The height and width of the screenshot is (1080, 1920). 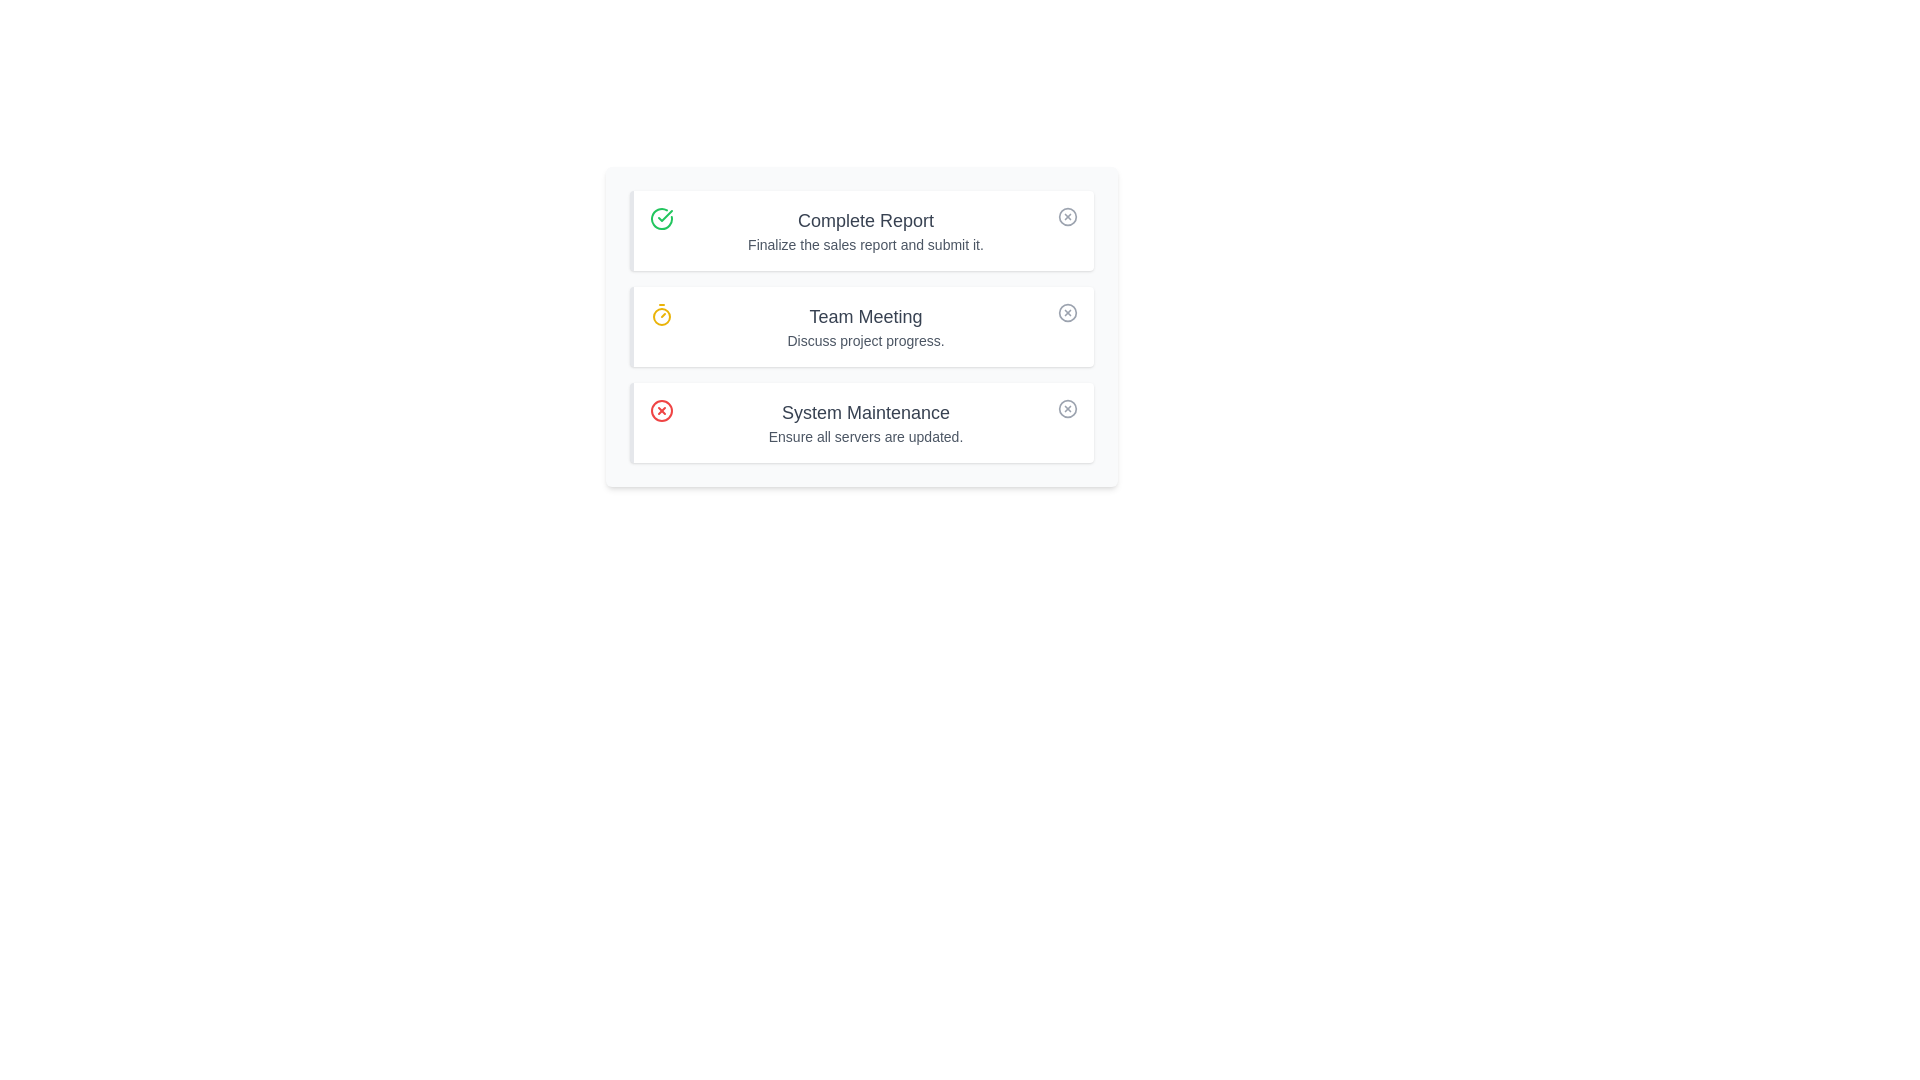 What do you see at coordinates (862, 326) in the screenshot?
I see `the task titled Team Meeting to emphasize its details` at bounding box center [862, 326].